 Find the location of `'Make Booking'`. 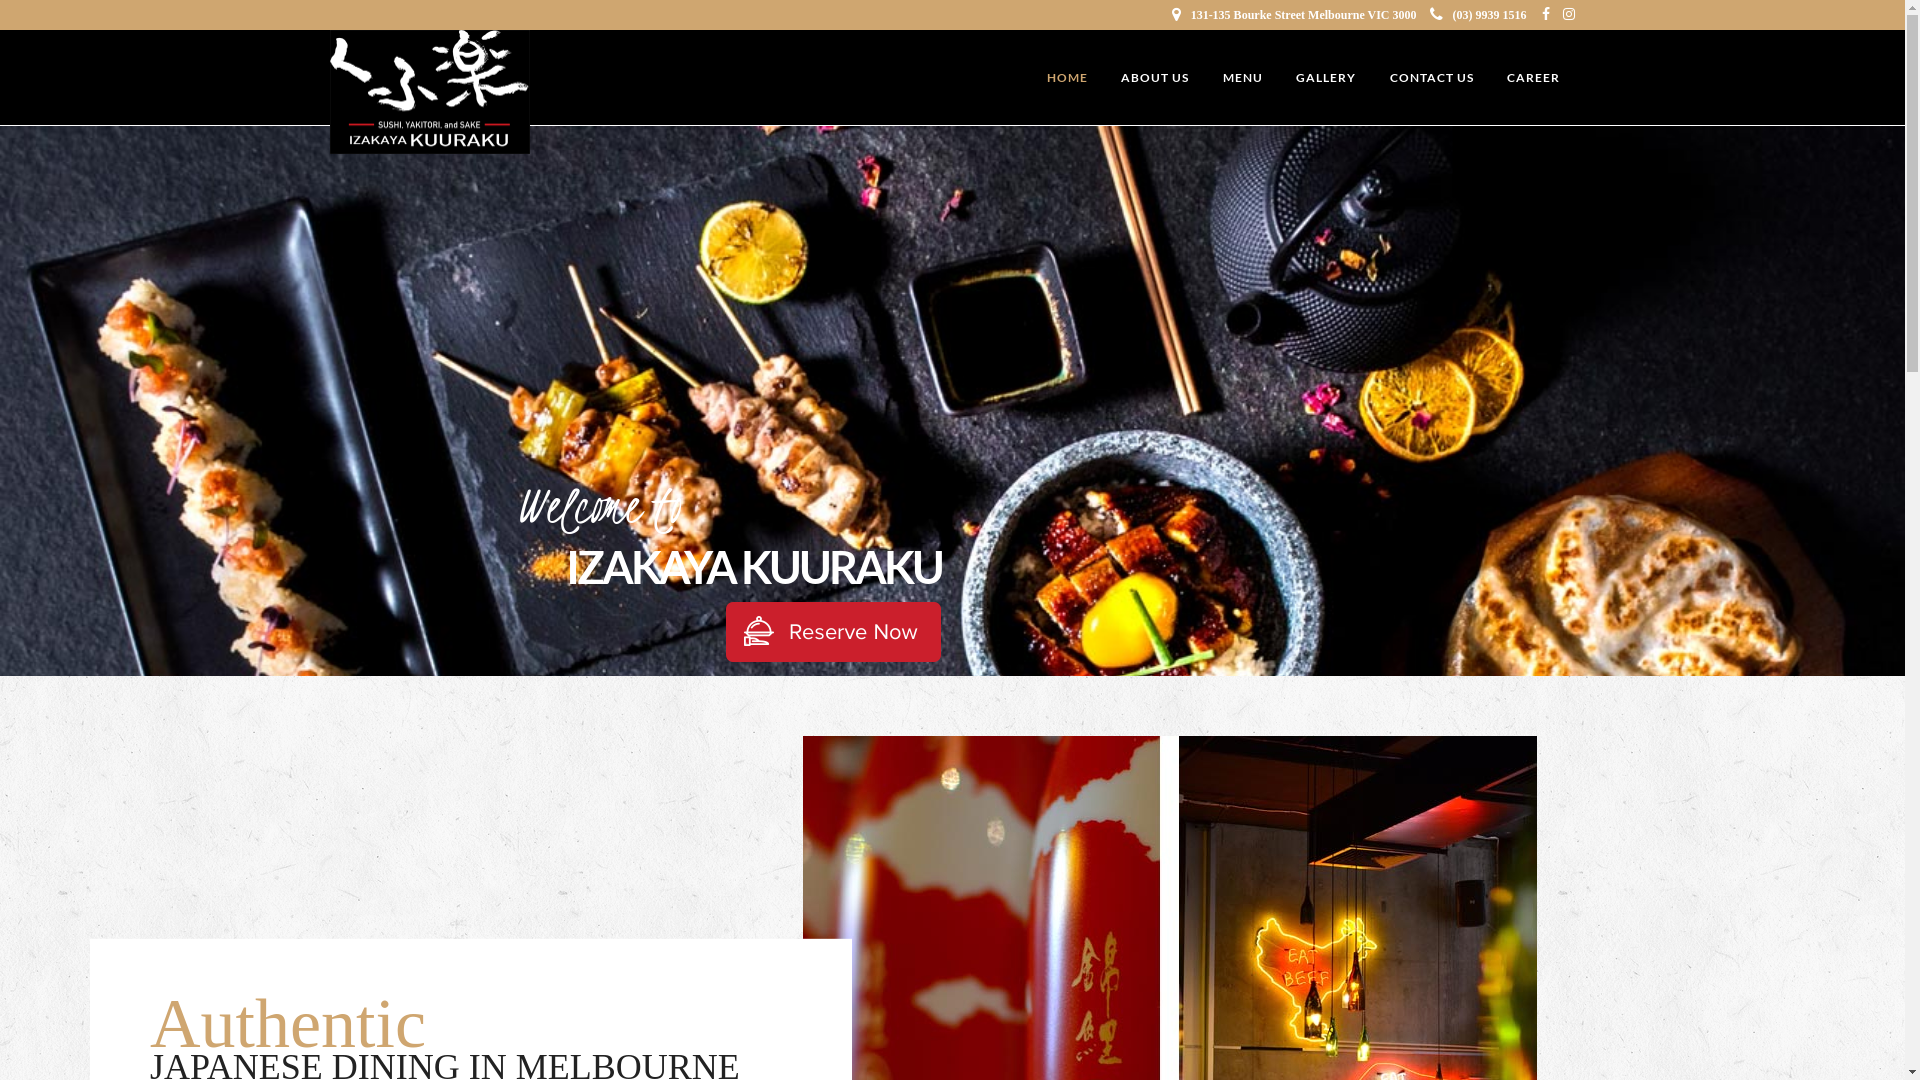

'Make Booking' is located at coordinates (833, 632).